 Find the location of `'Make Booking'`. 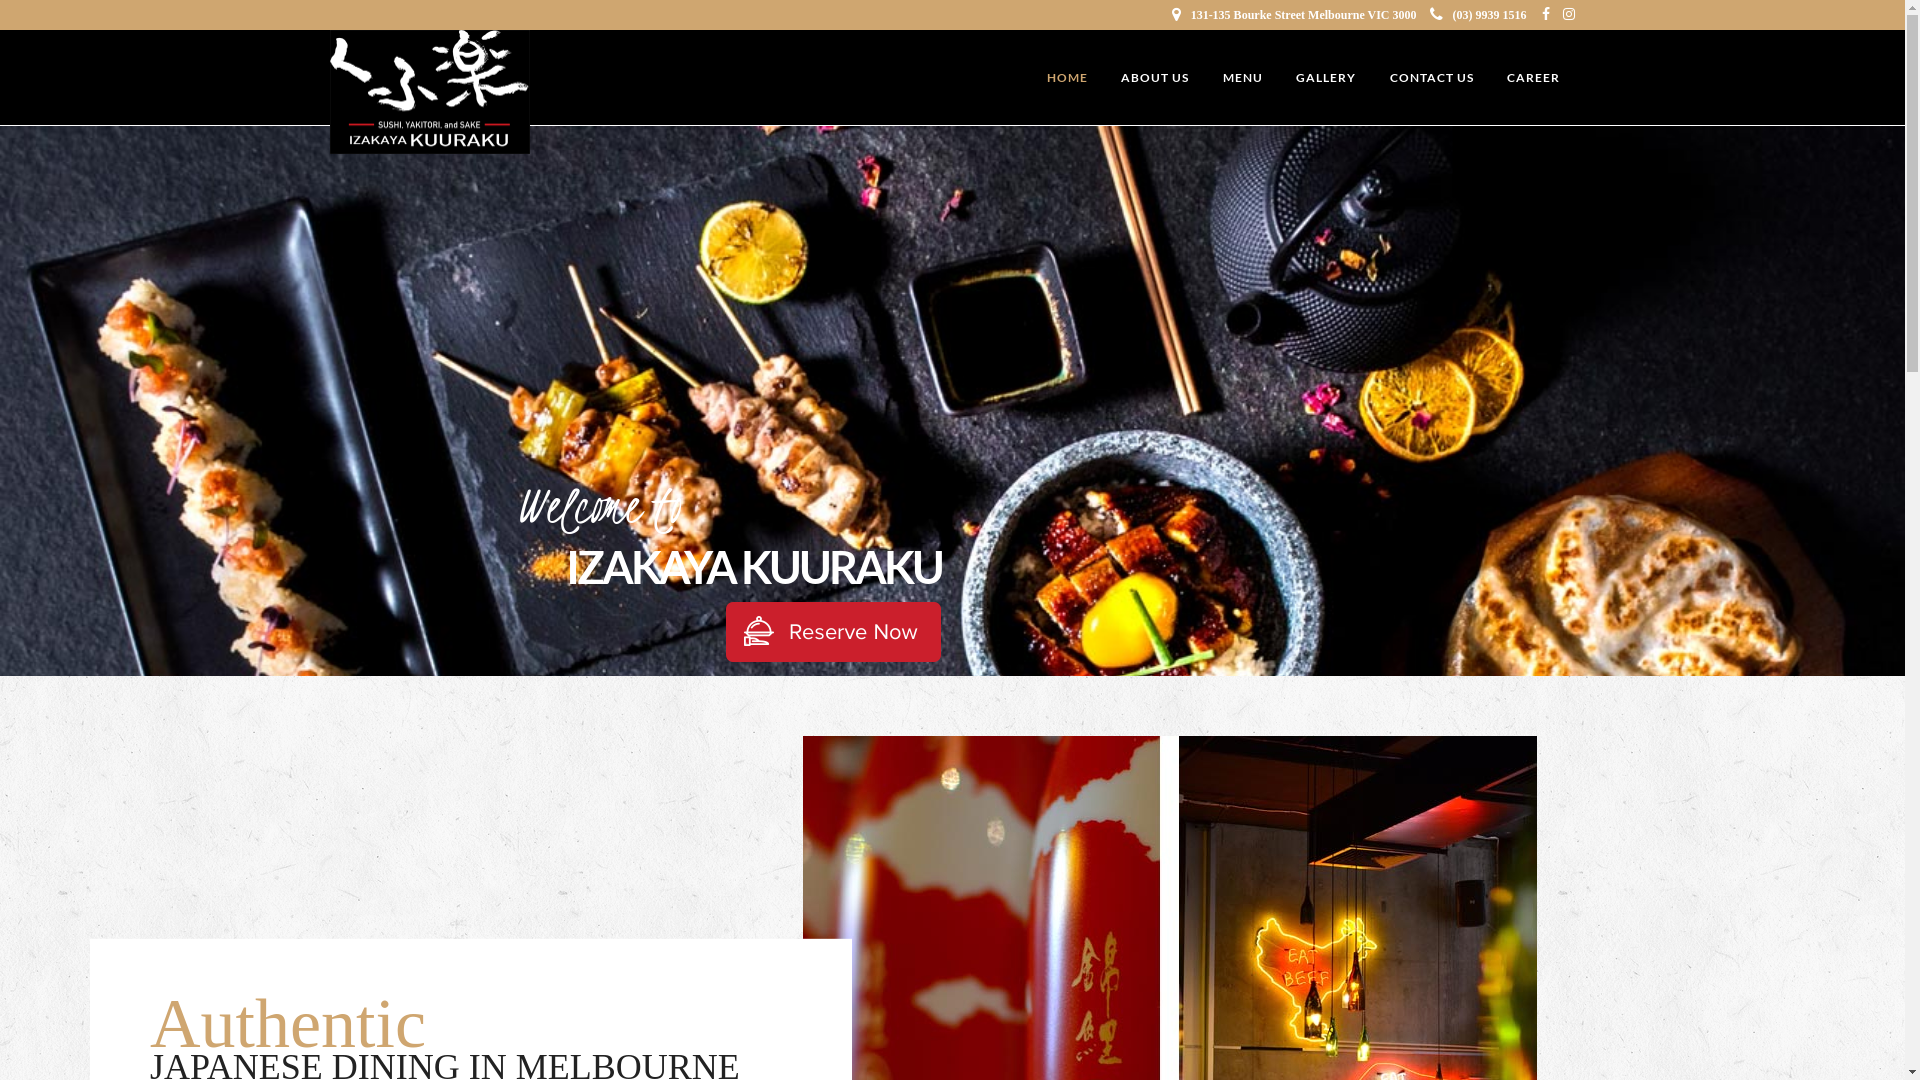

'Make Booking' is located at coordinates (833, 632).